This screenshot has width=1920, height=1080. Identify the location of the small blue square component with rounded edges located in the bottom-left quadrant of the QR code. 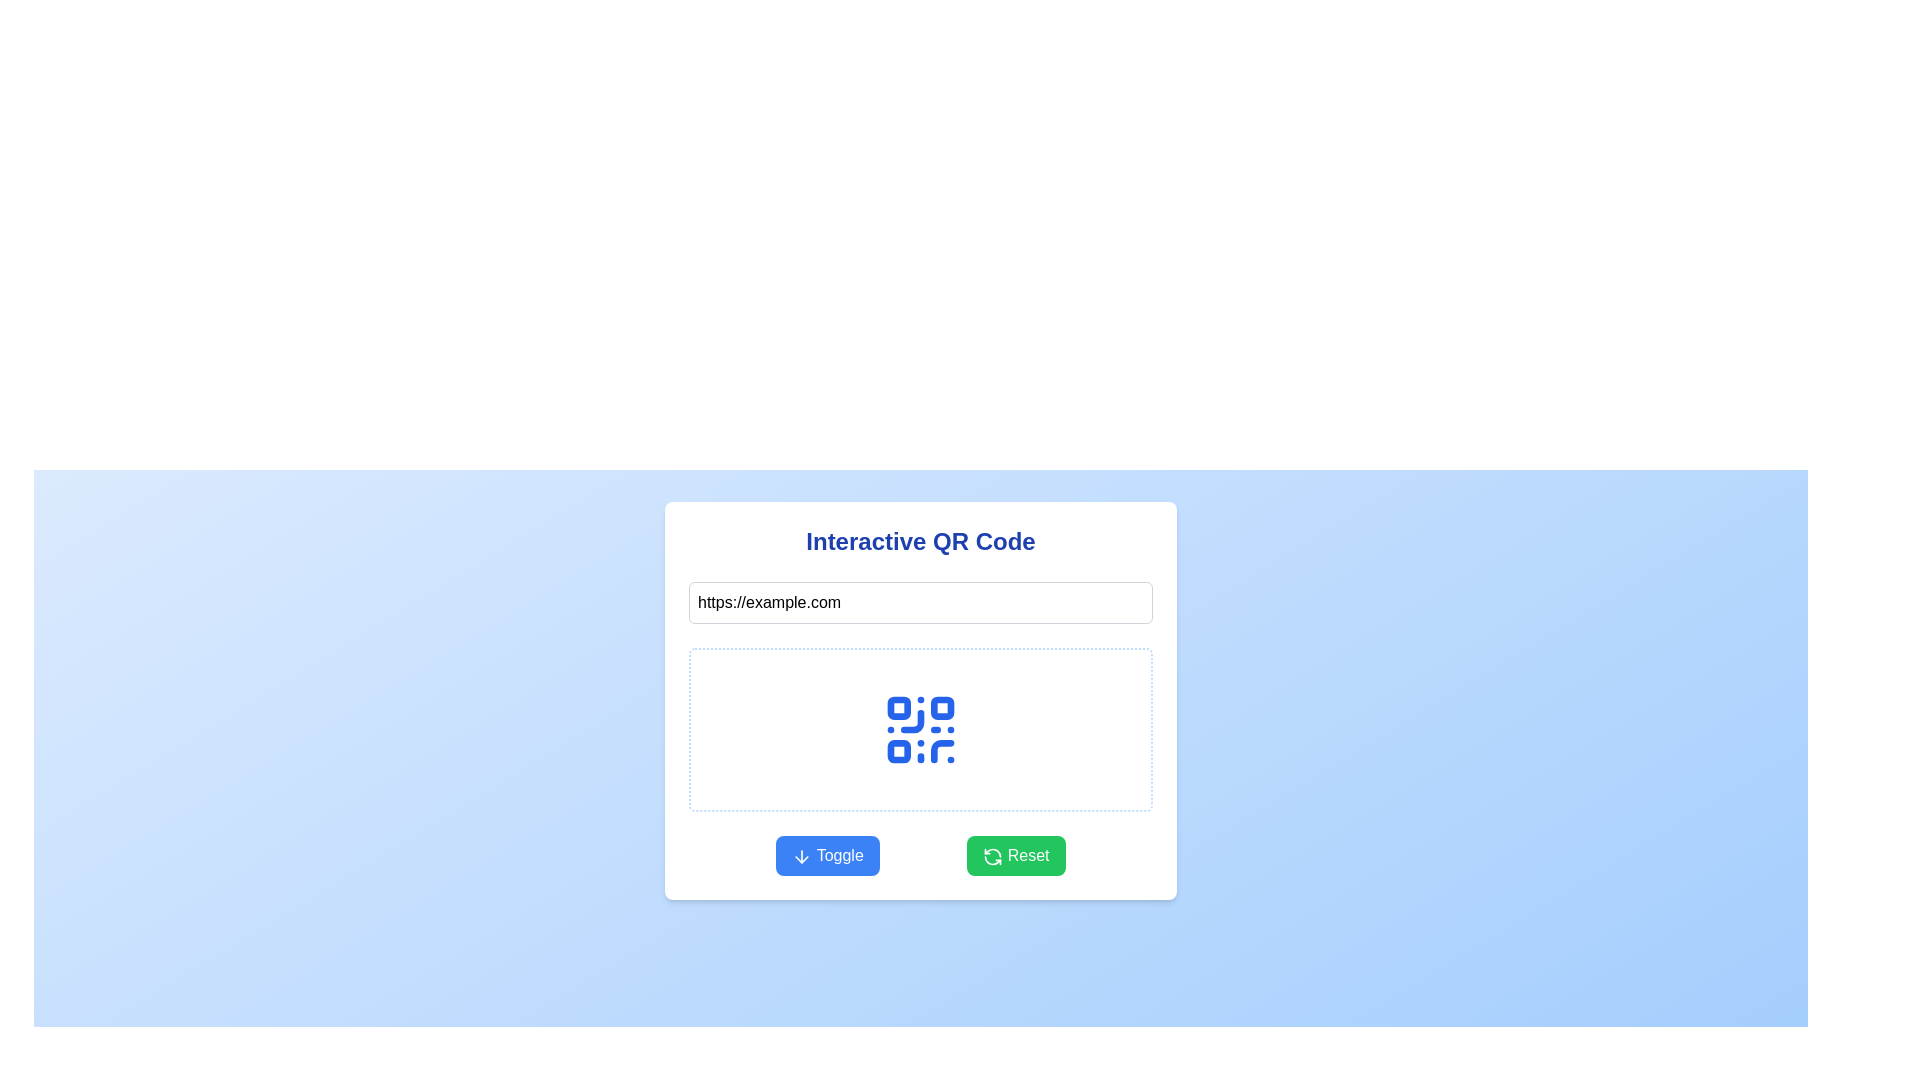
(898, 751).